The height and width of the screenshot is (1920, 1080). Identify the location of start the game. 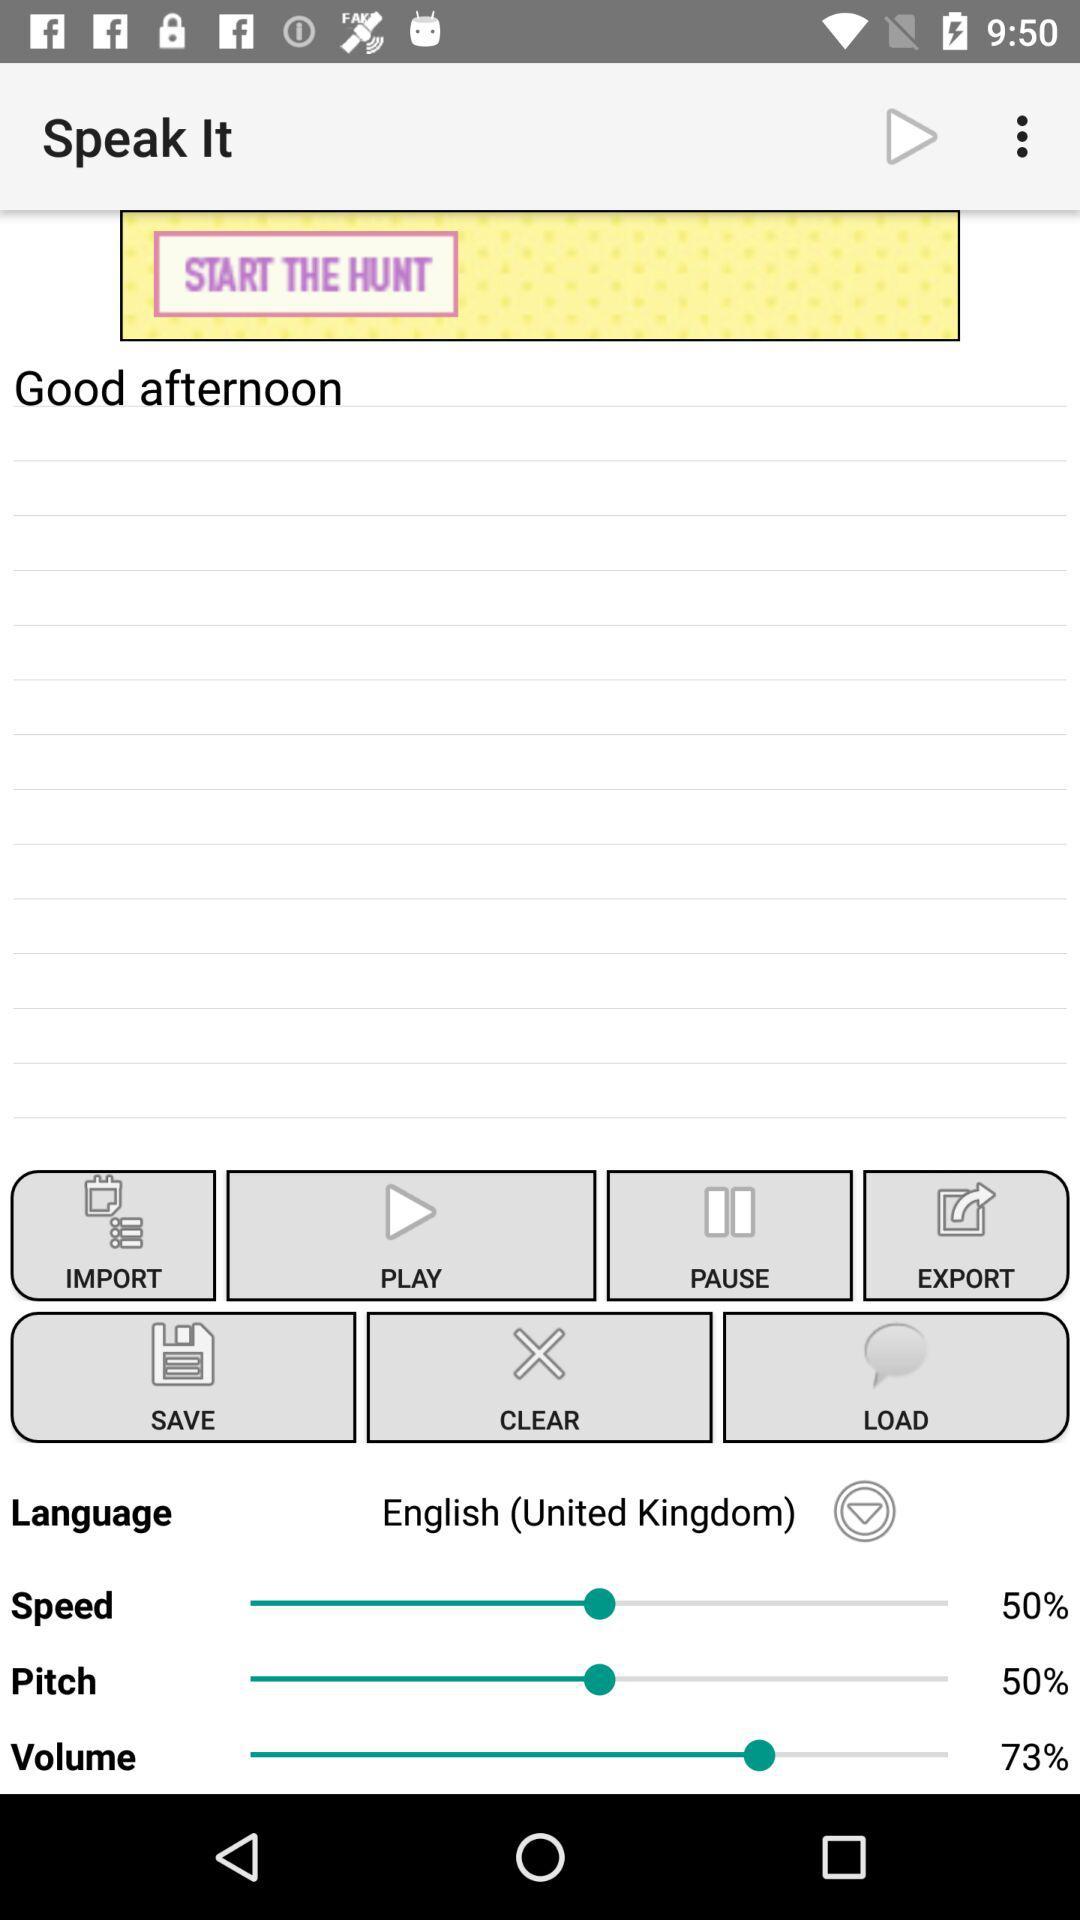
(540, 274).